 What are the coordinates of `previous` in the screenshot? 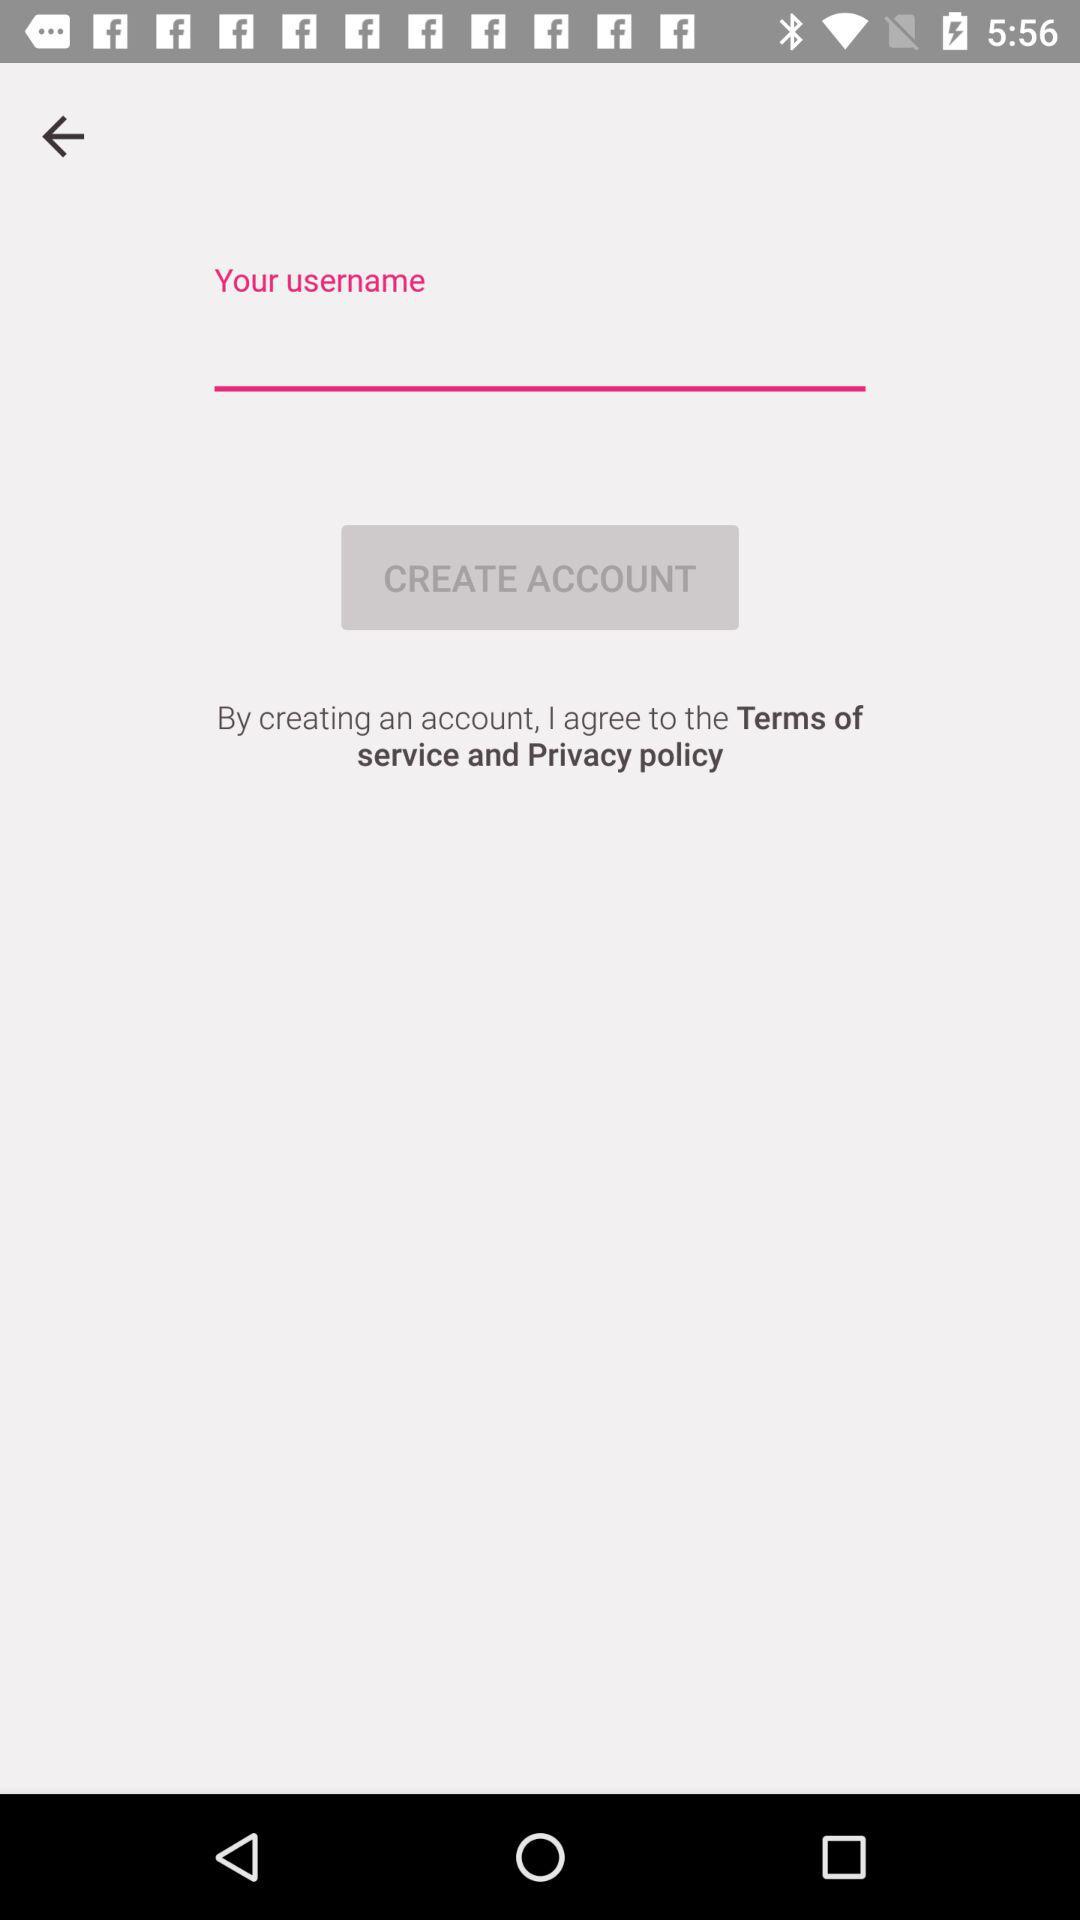 It's located at (61, 135).